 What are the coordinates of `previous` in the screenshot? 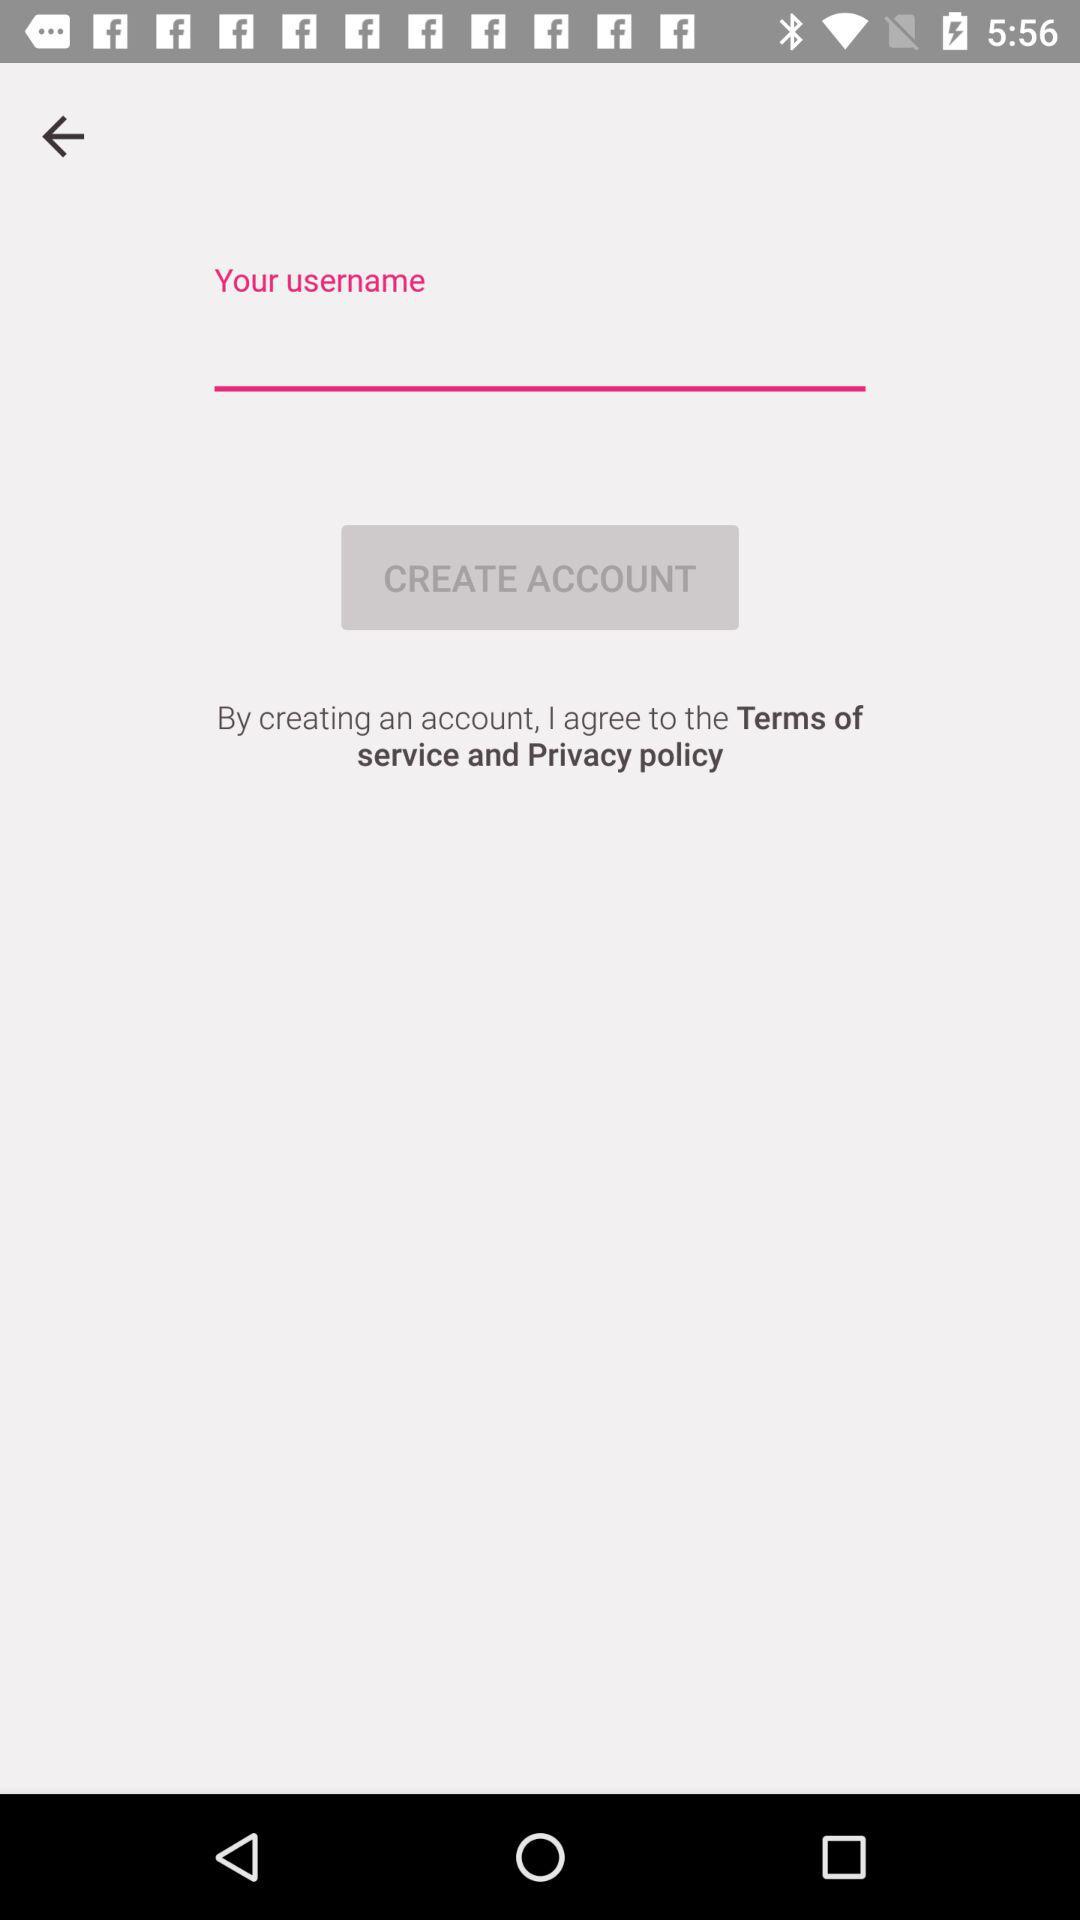 It's located at (61, 135).